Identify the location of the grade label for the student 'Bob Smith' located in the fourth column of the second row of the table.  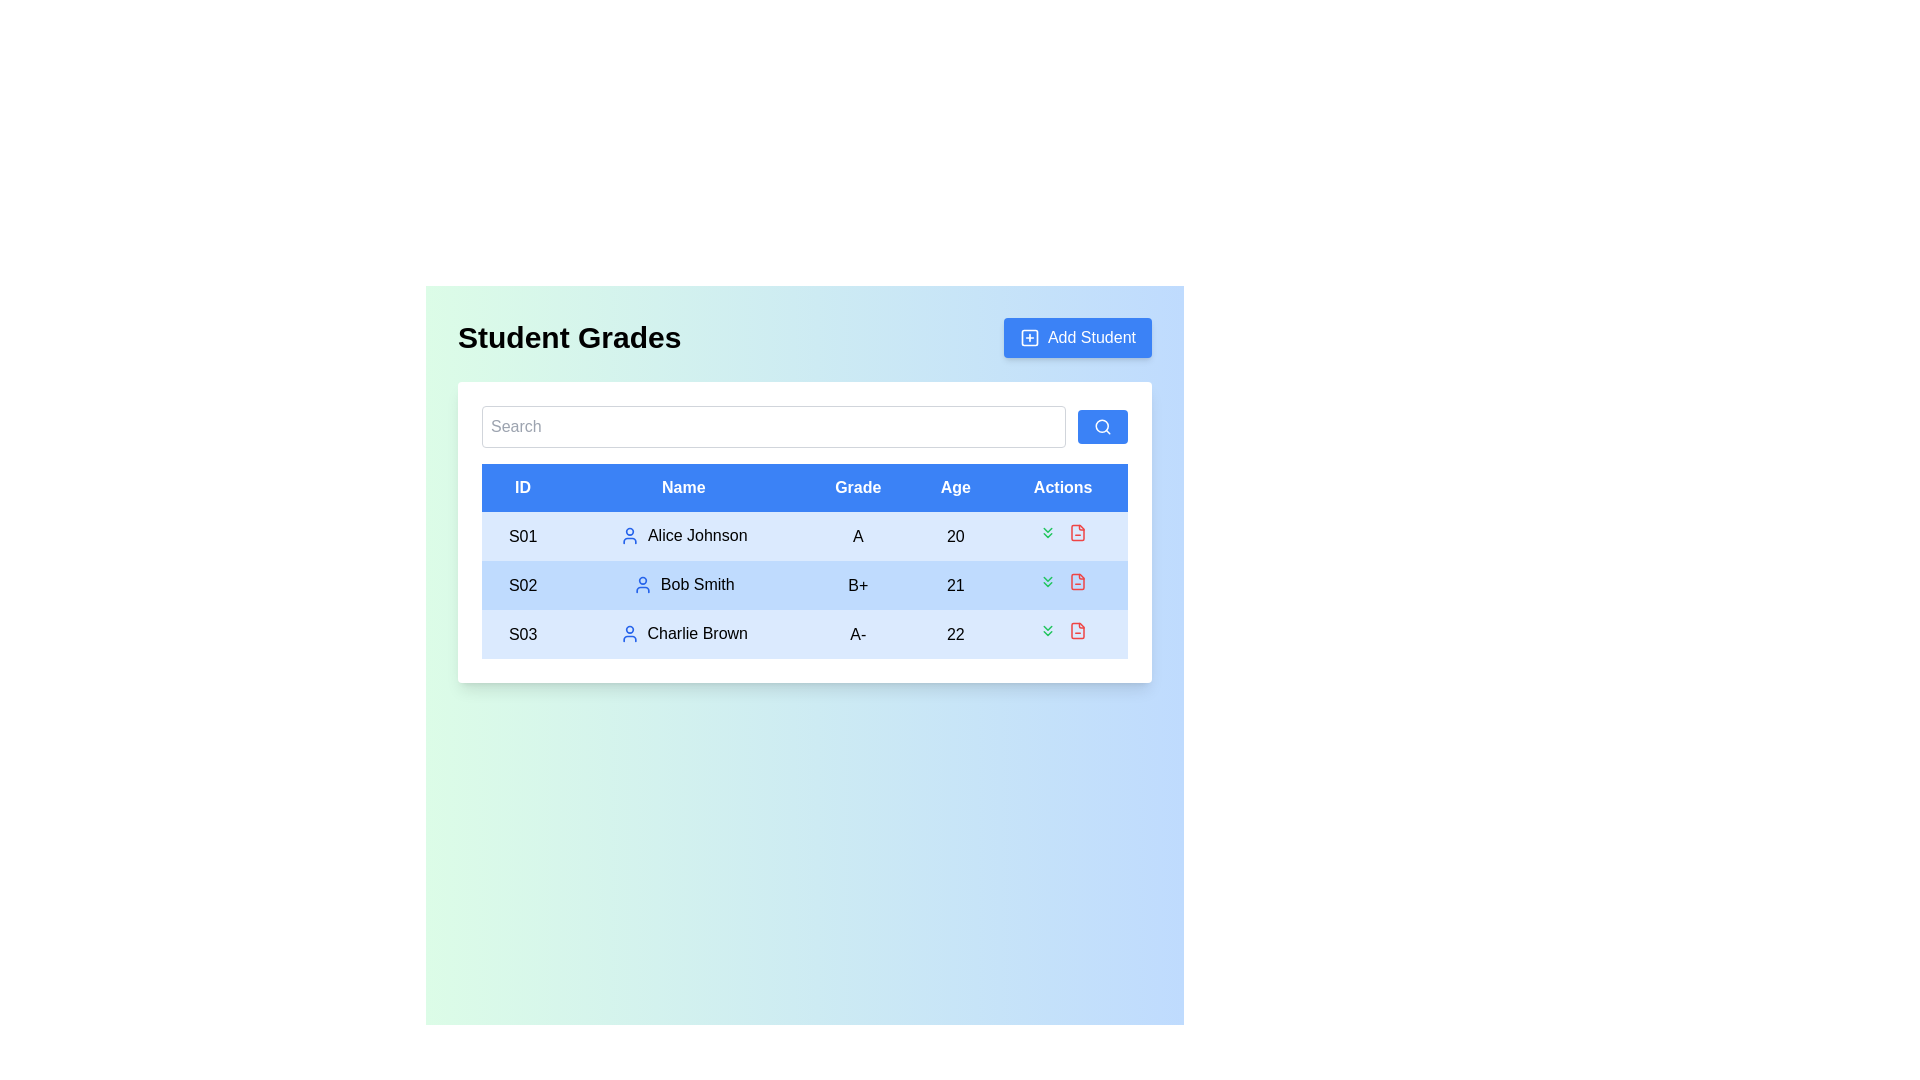
(858, 585).